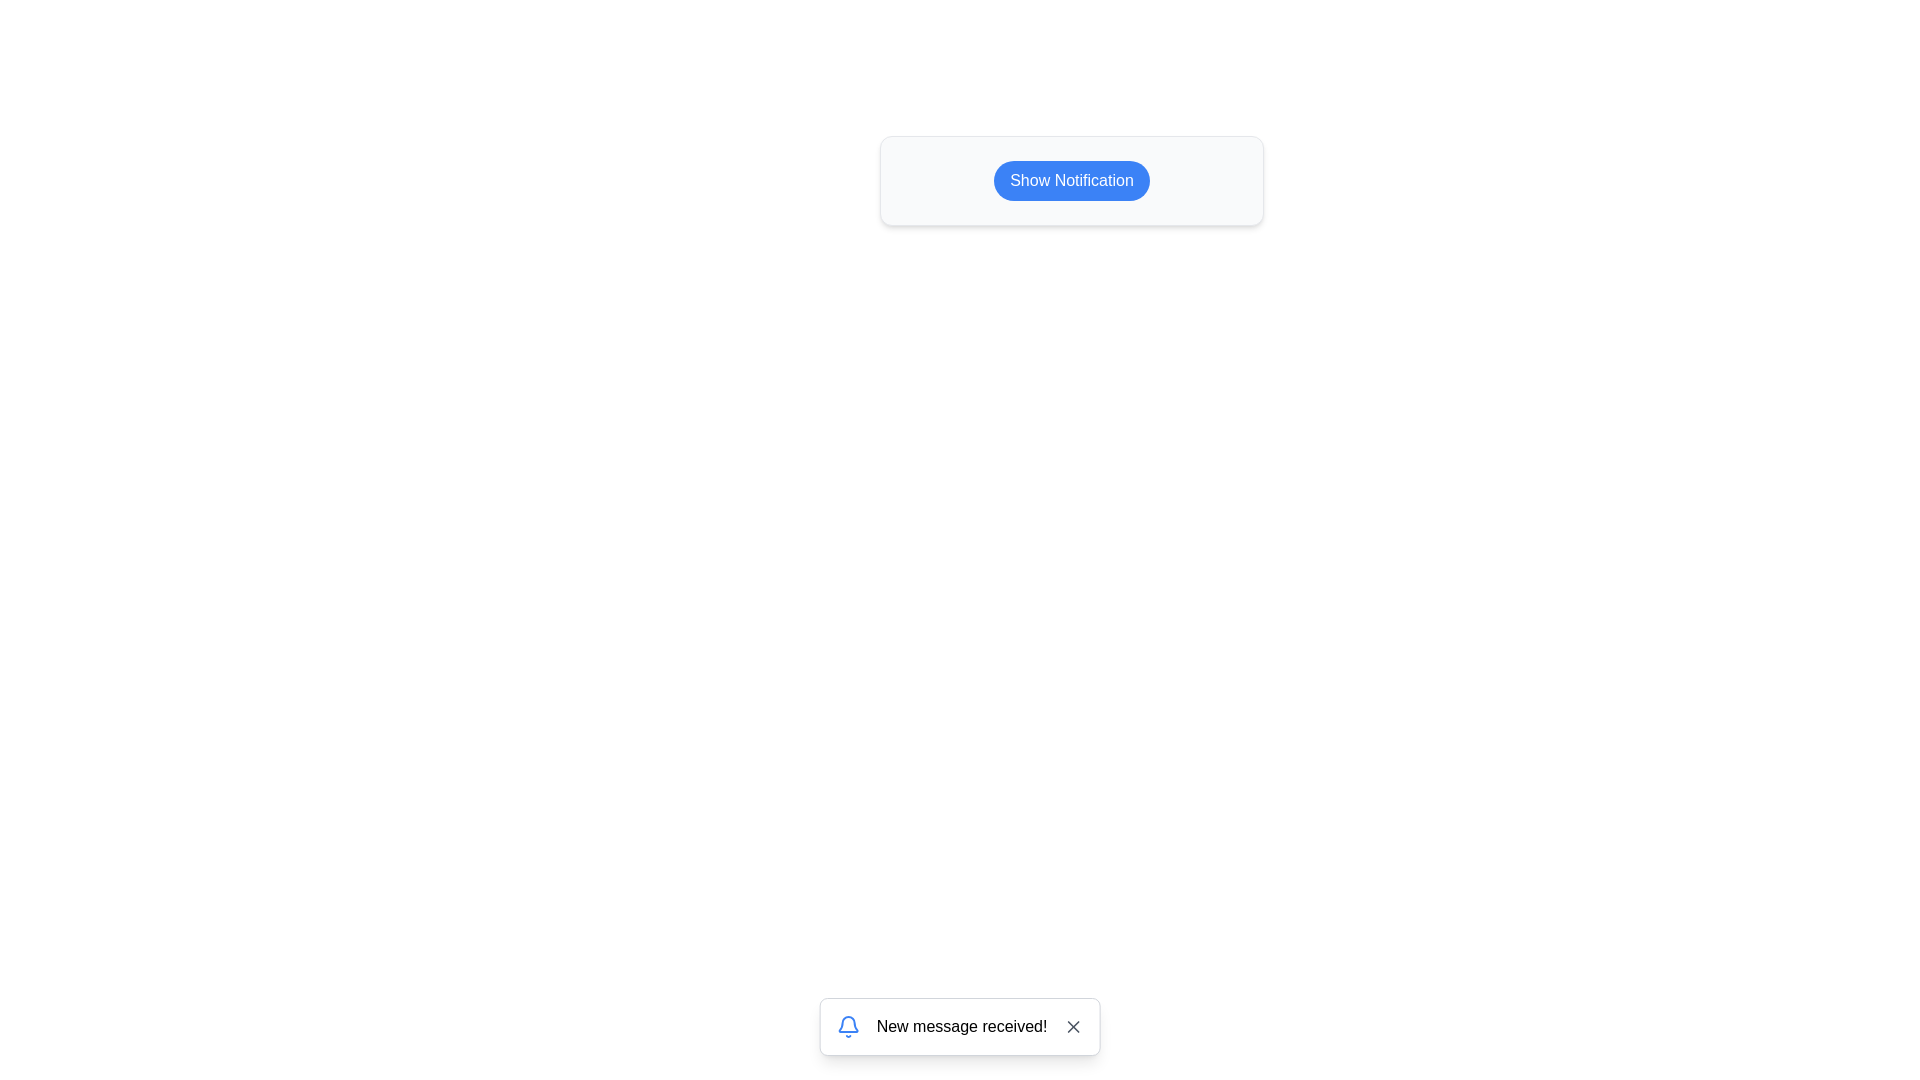 The image size is (1920, 1080). Describe the element at coordinates (848, 1026) in the screenshot. I see `the notification icon to observe its context` at that location.